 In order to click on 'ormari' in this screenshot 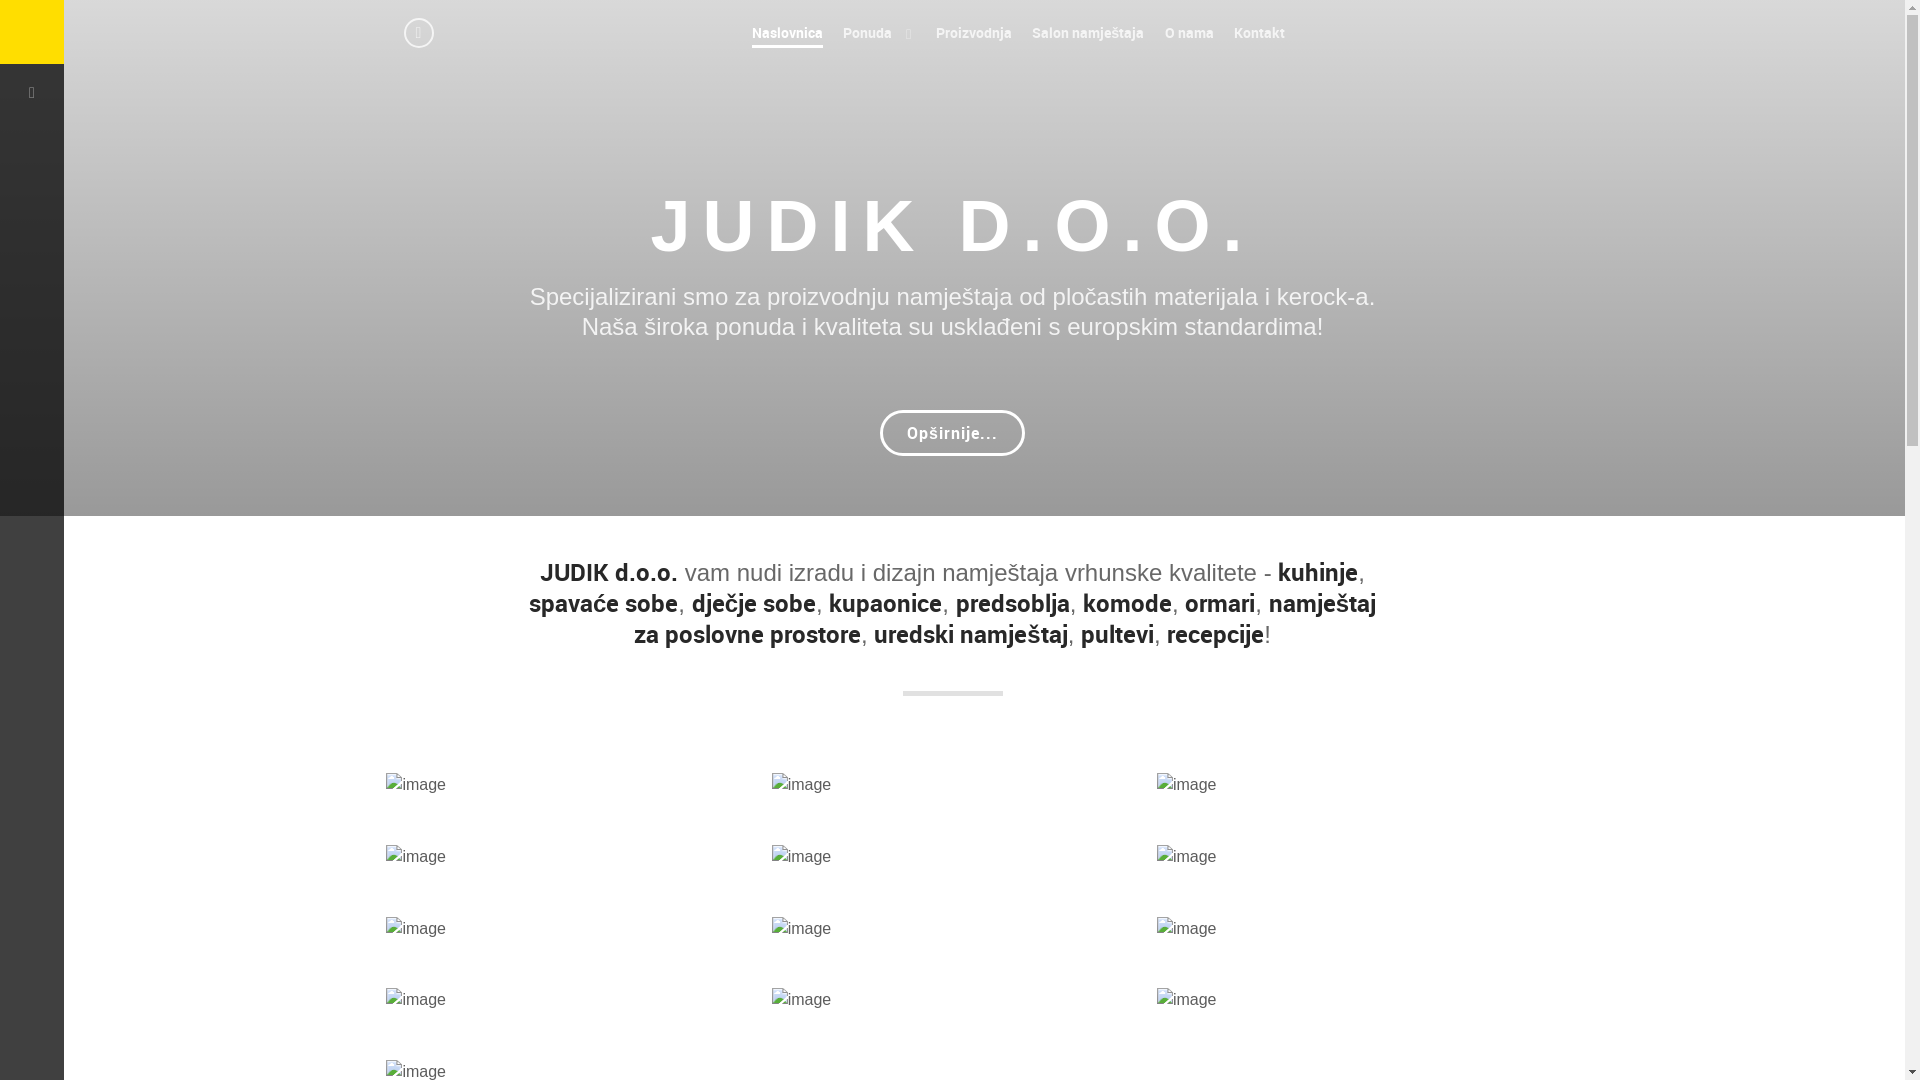, I will do `click(1218, 601)`.